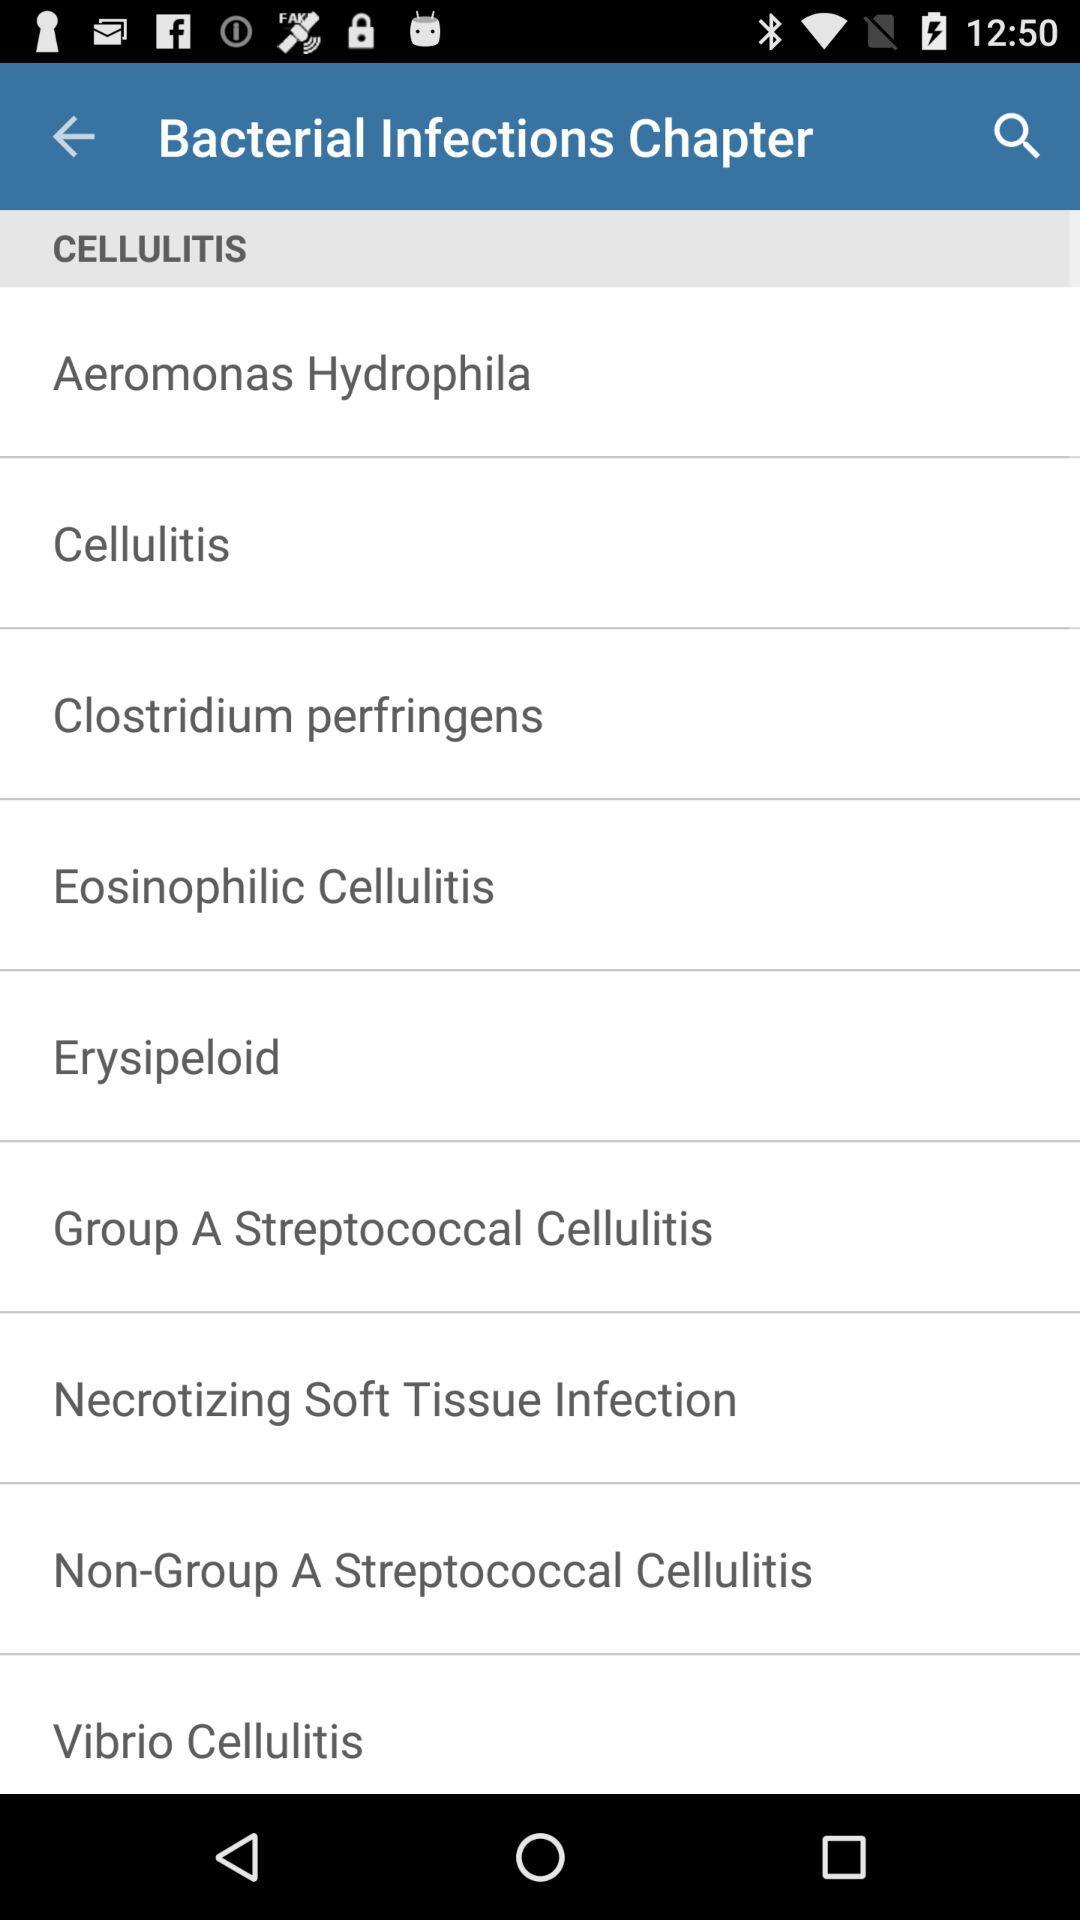 The width and height of the screenshot is (1080, 1920). I want to click on the icon next to the bacterial infections chapter, so click(1017, 135).